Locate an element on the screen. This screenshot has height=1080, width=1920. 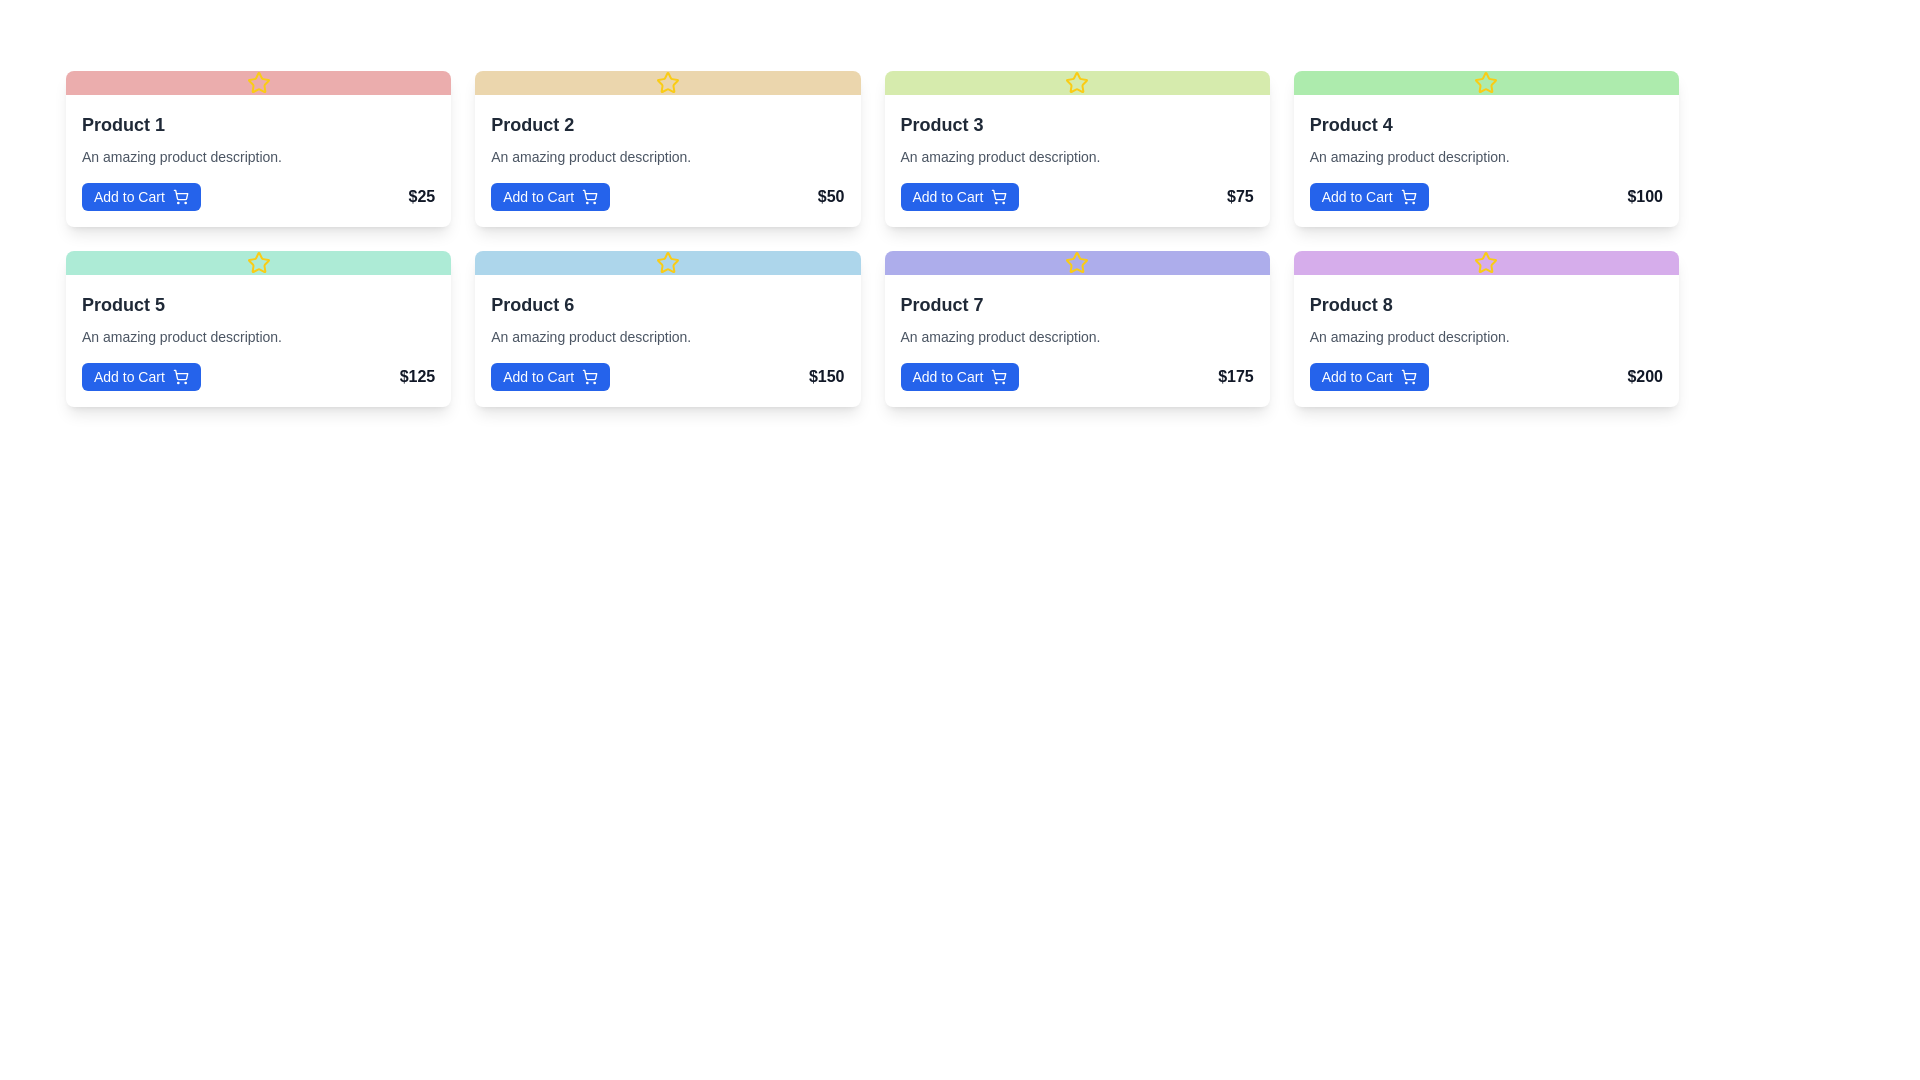
the text label displaying 'An amazing product description.' located within the card identified as 'Product 7' is located at coordinates (1000, 335).